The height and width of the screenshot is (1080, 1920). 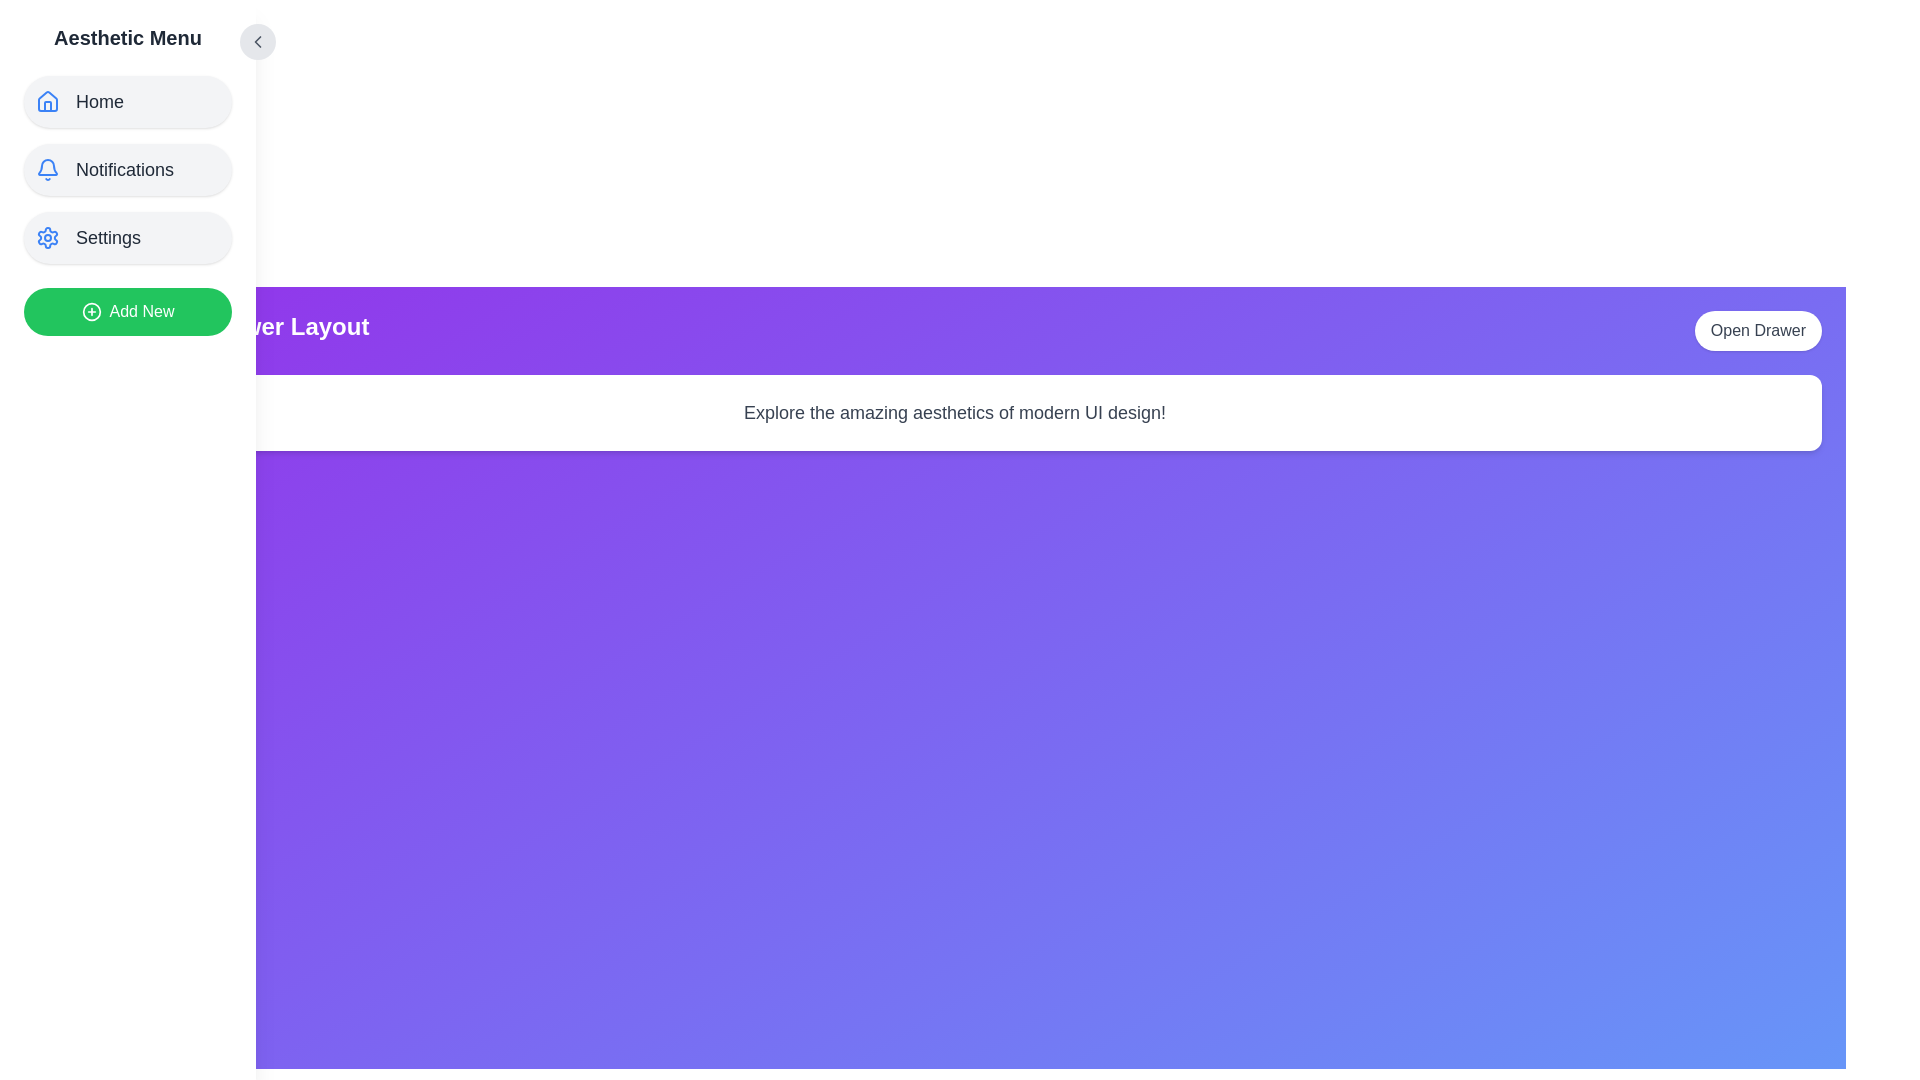 What do you see at coordinates (127, 237) in the screenshot?
I see `the 'Settings' button in the sidebar menu` at bounding box center [127, 237].